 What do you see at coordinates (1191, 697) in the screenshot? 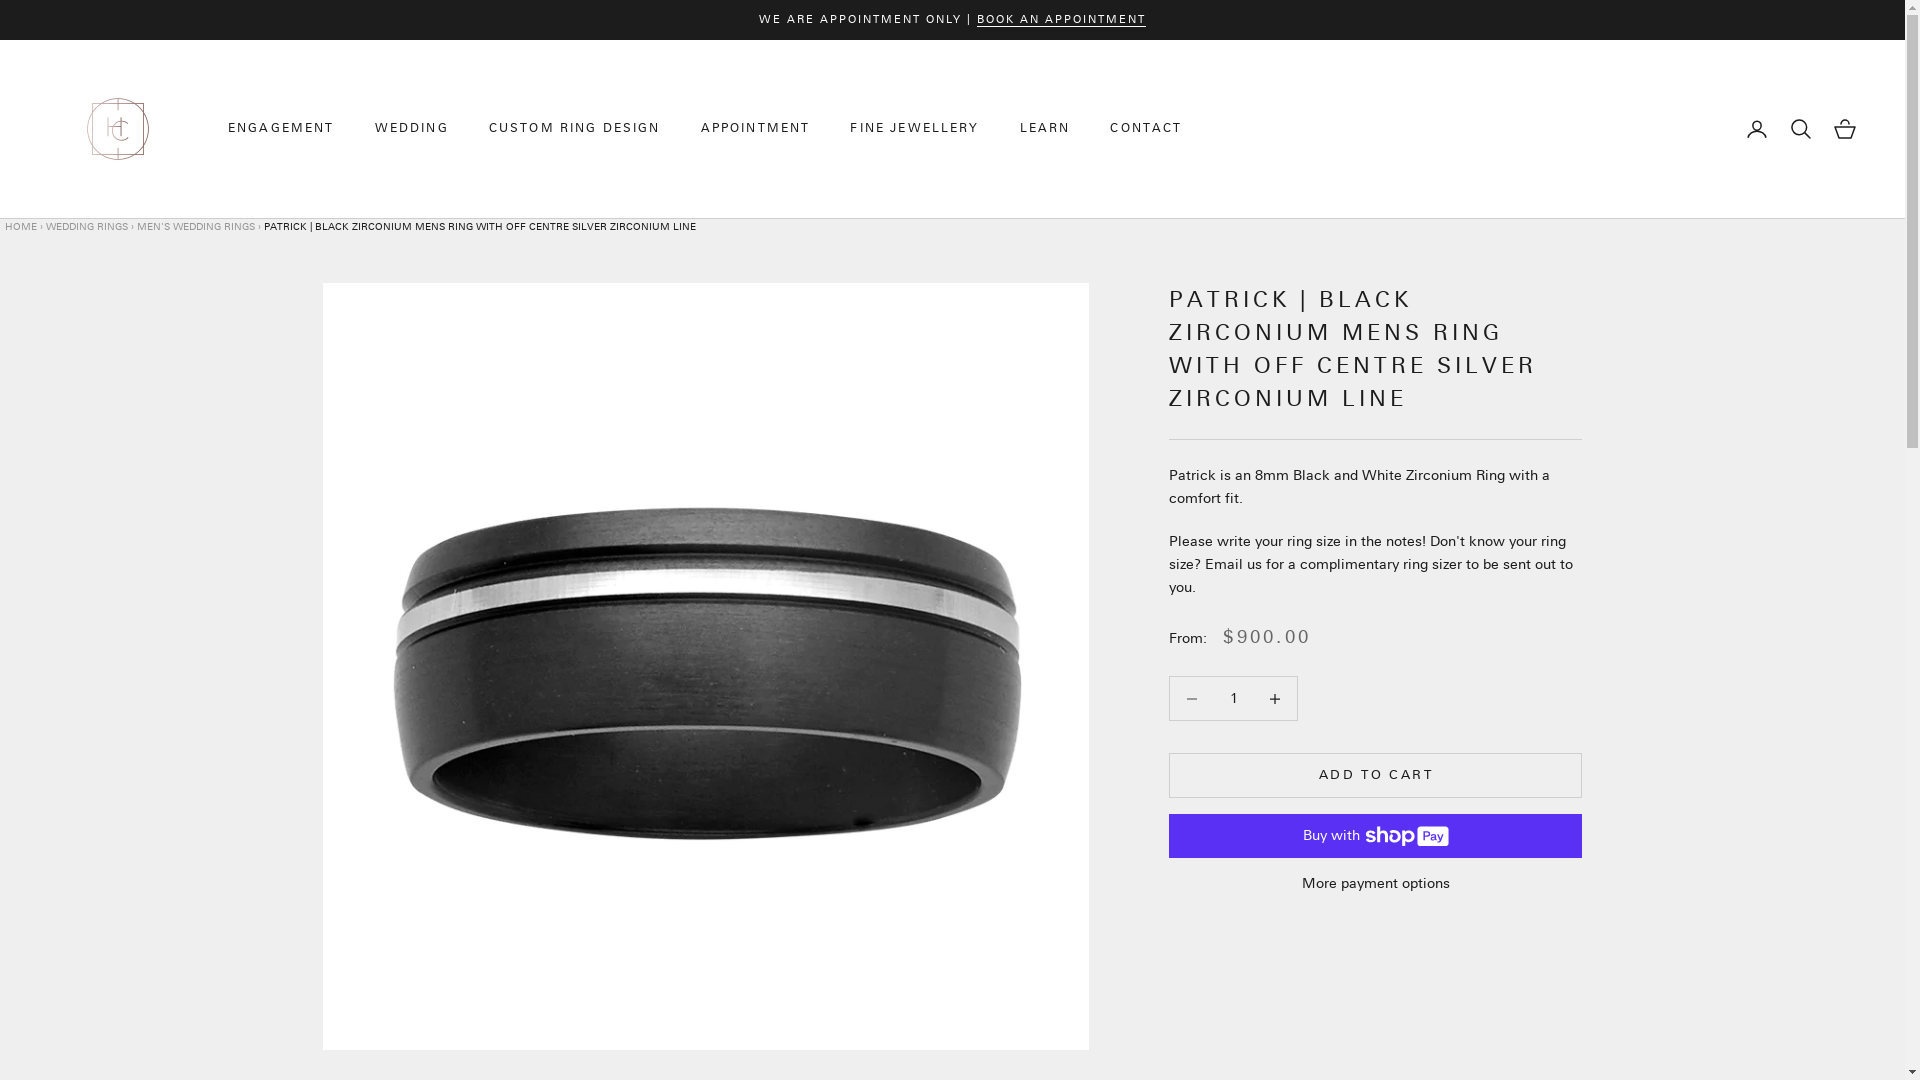
I see `'Decrease quantity'` at bounding box center [1191, 697].